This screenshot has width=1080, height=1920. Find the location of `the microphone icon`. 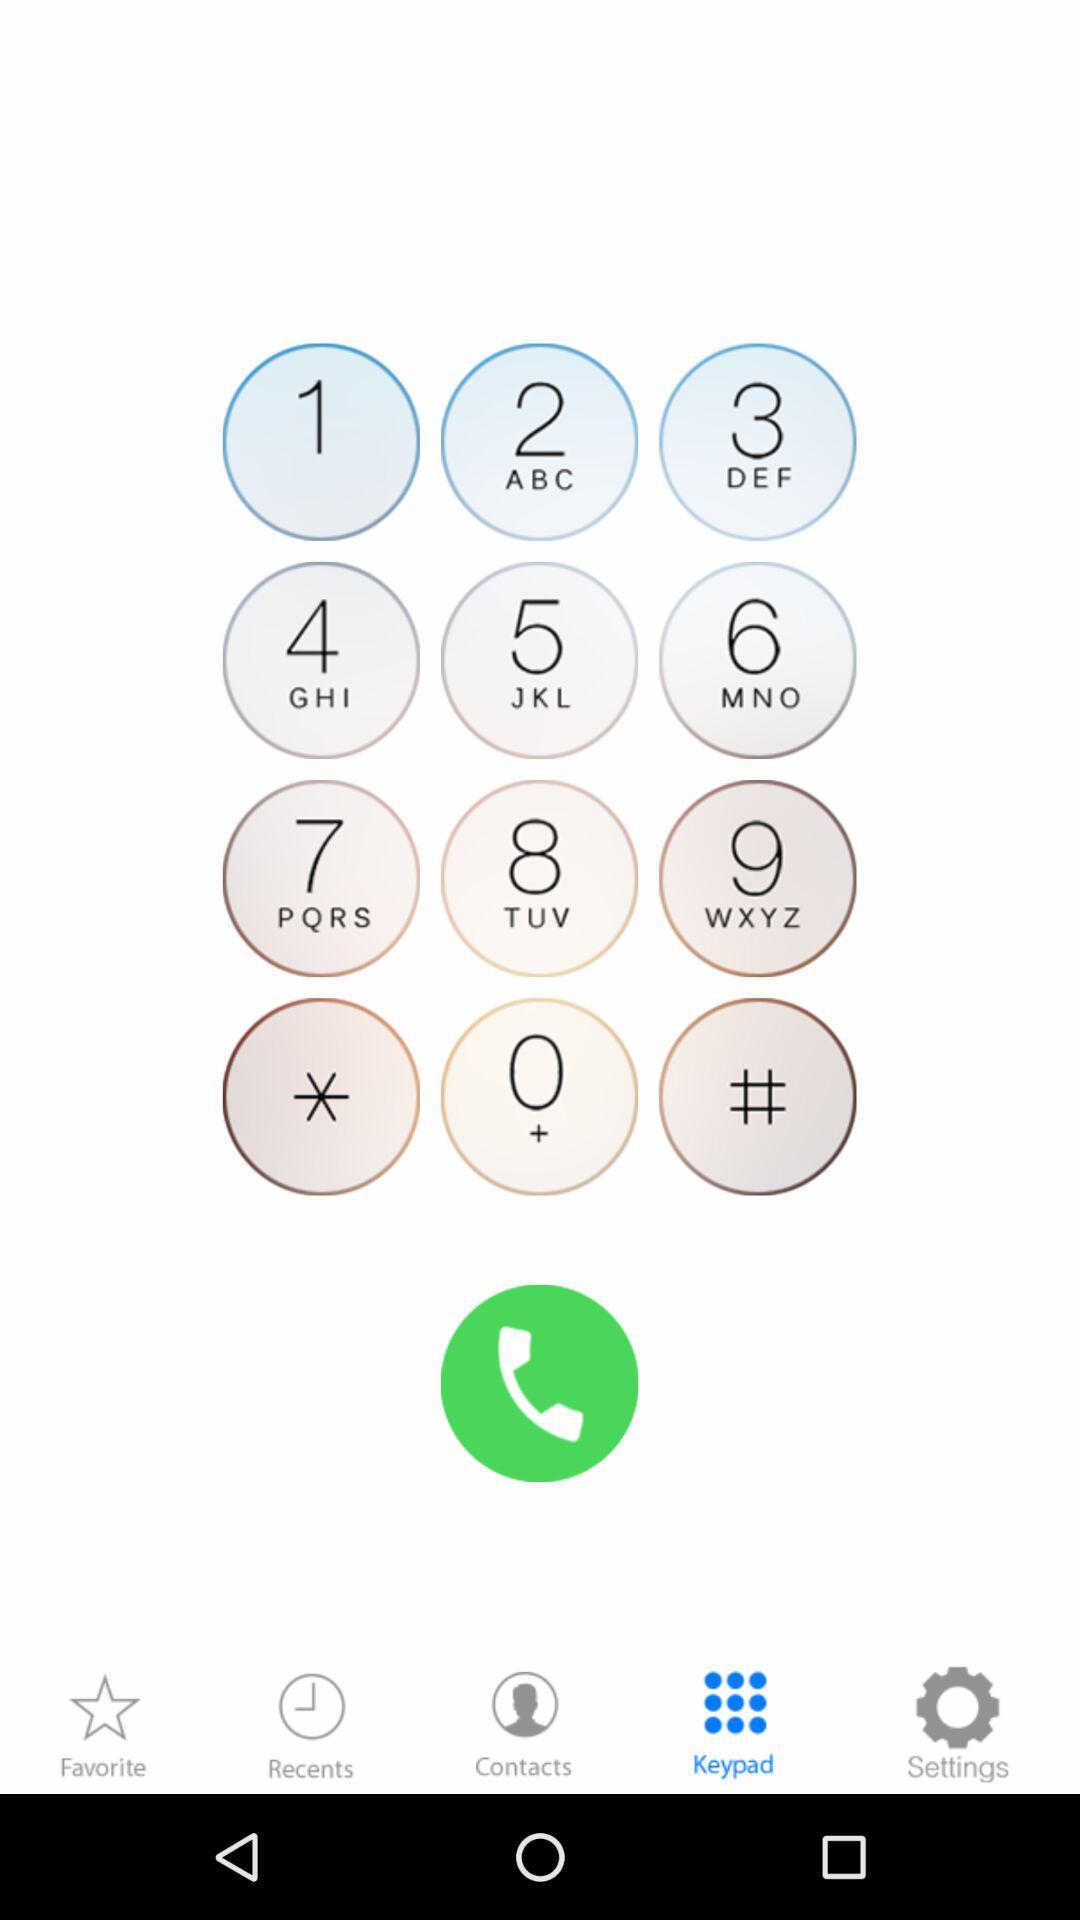

the microphone icon is located at coordinates (538, 1173).